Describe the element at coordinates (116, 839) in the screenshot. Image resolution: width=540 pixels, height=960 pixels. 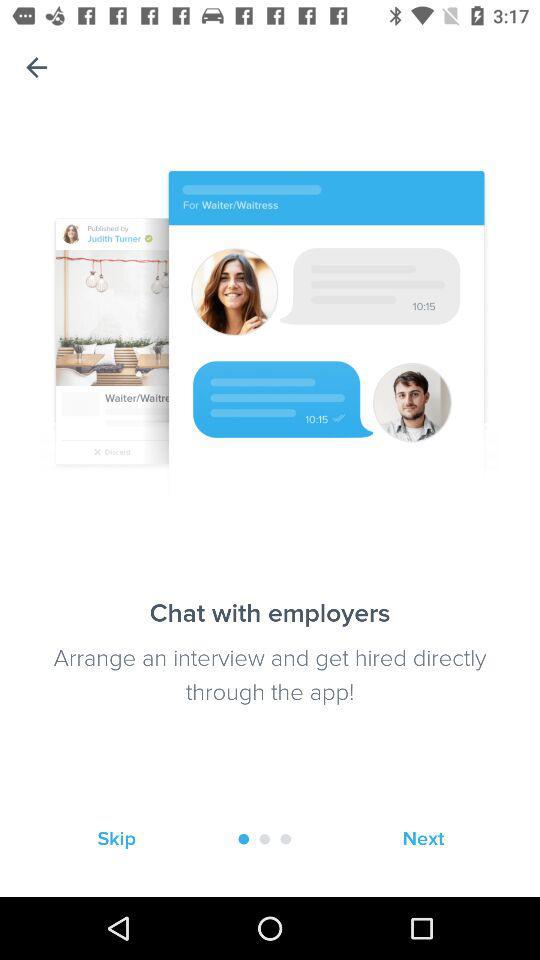
I see `item below the arrange an interview item` at that location.